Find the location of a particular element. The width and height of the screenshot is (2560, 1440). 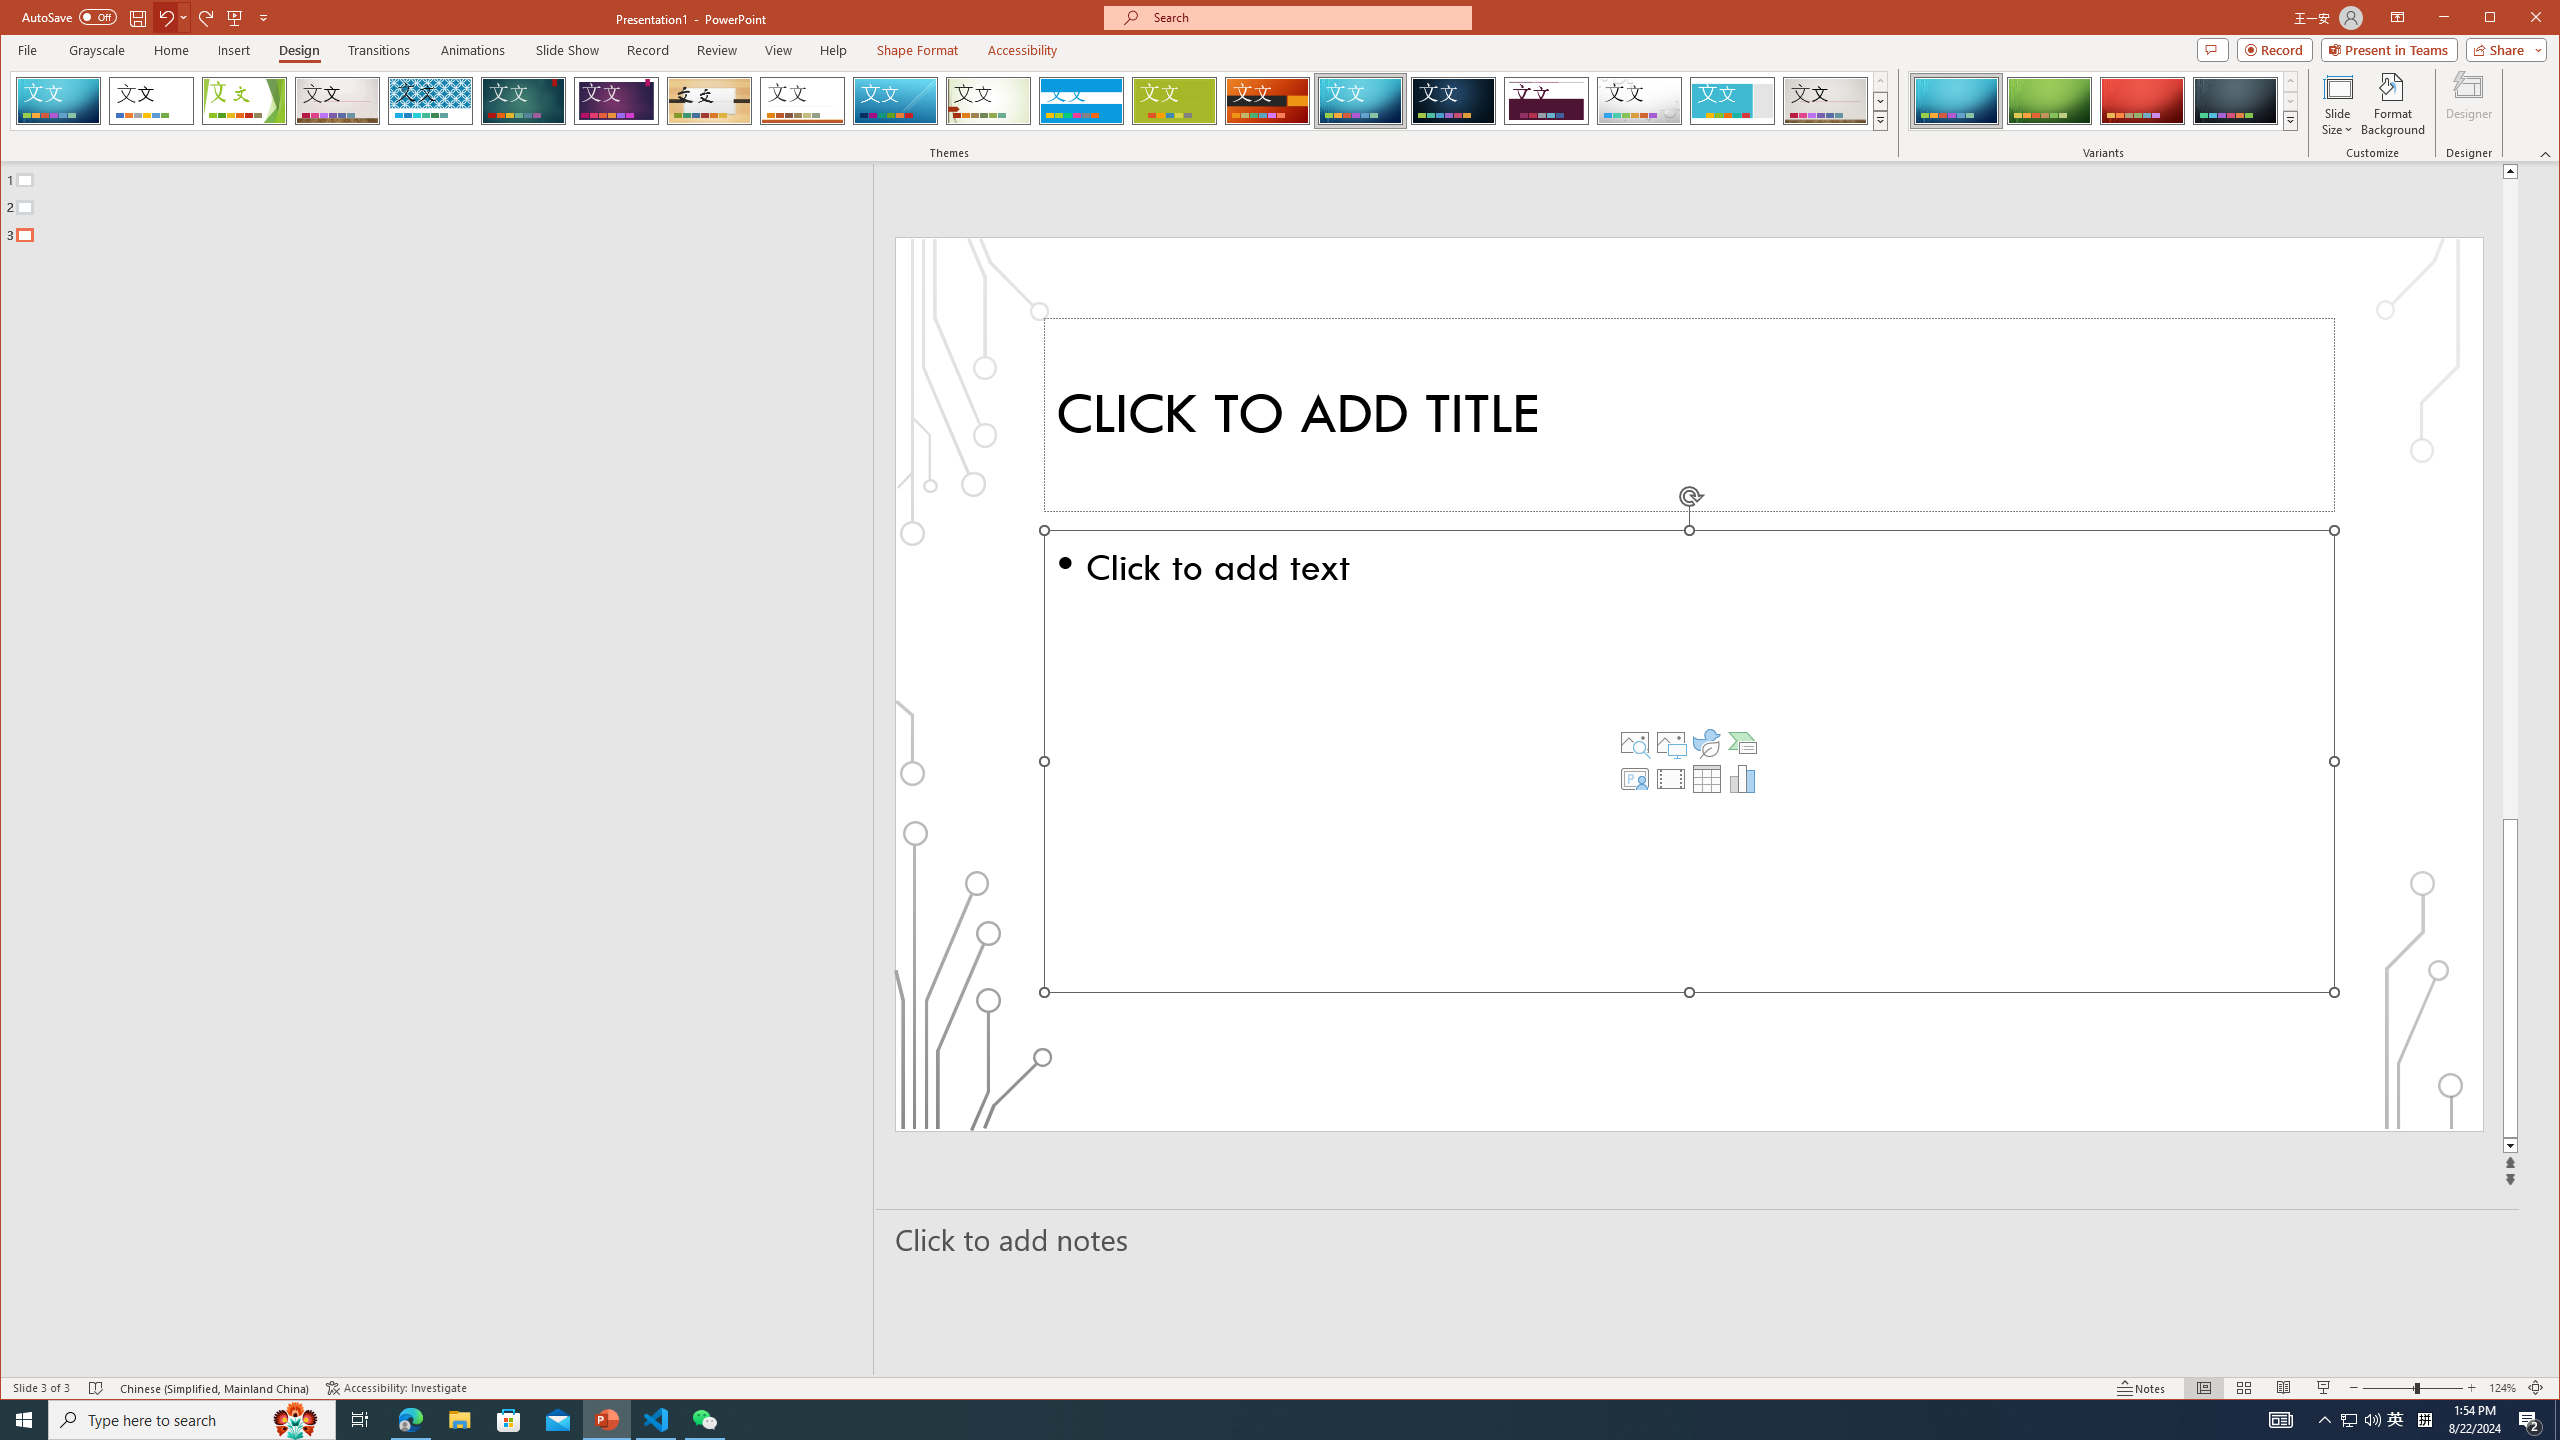

'WeChat - 1 running window' is located at coordinates (705, 1418).